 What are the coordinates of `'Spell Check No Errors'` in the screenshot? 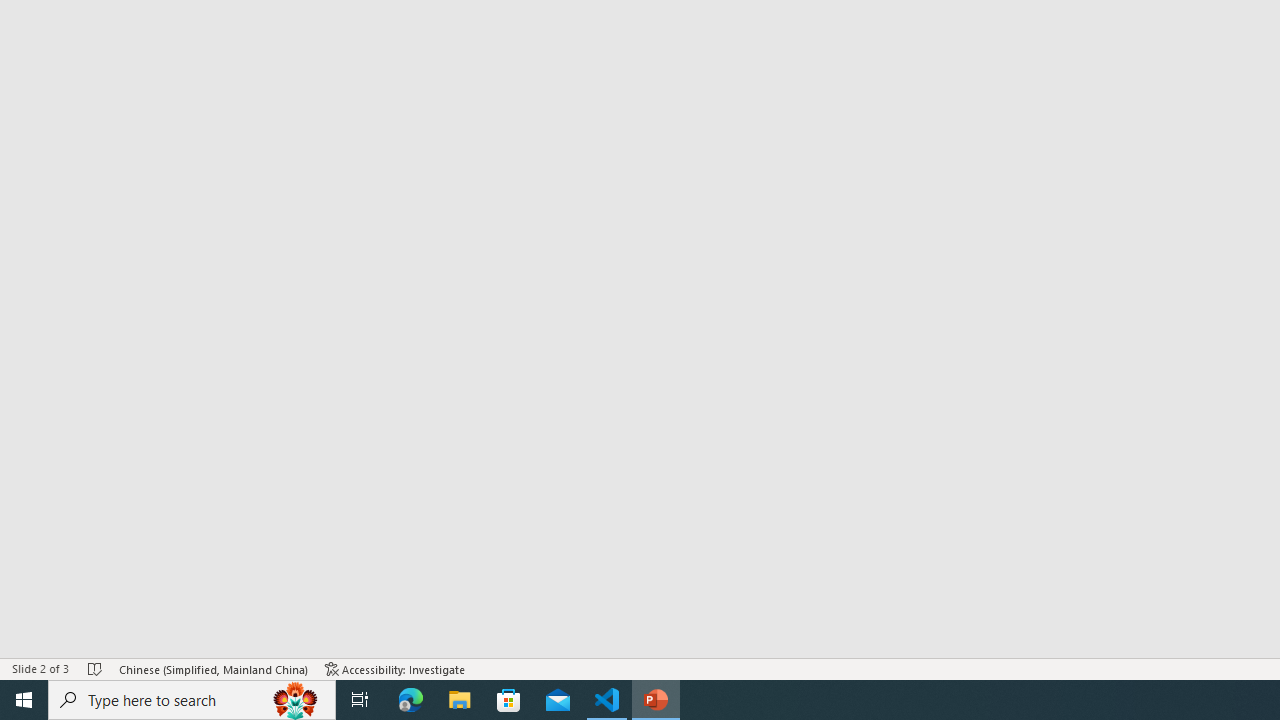 It's located at (95, 669).